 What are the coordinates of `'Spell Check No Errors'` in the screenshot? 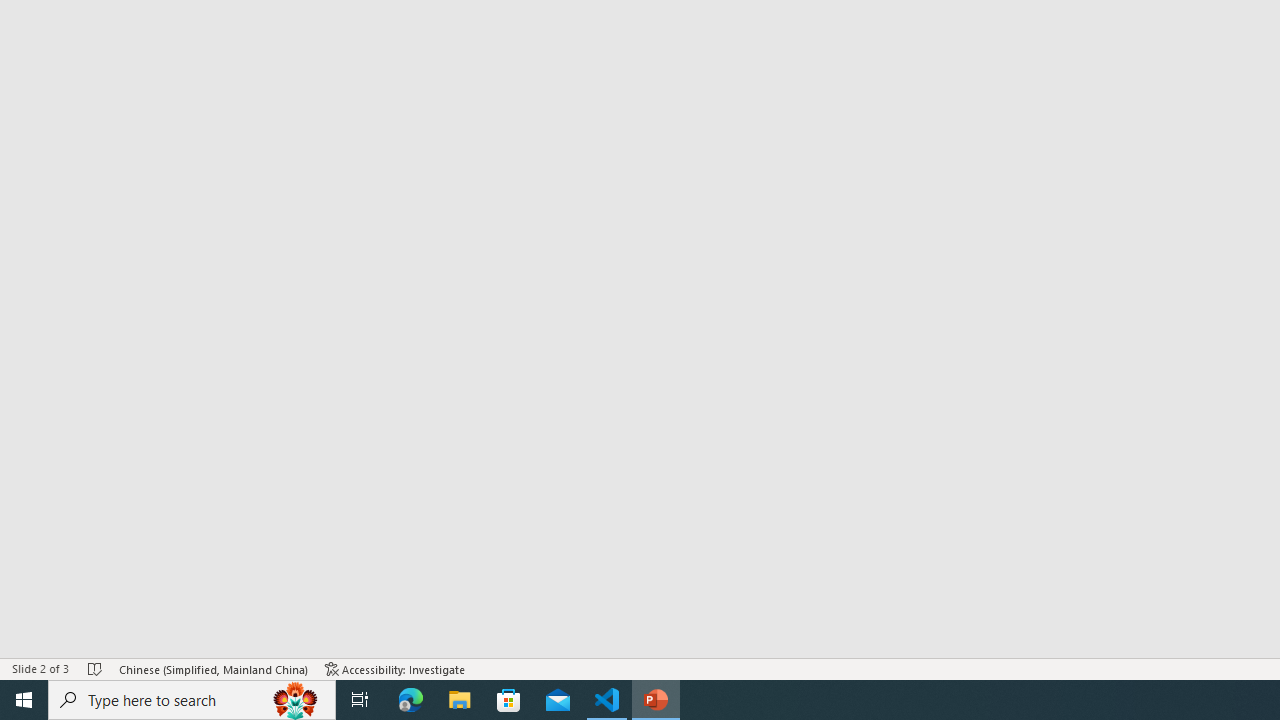 It's located at (95, 669).